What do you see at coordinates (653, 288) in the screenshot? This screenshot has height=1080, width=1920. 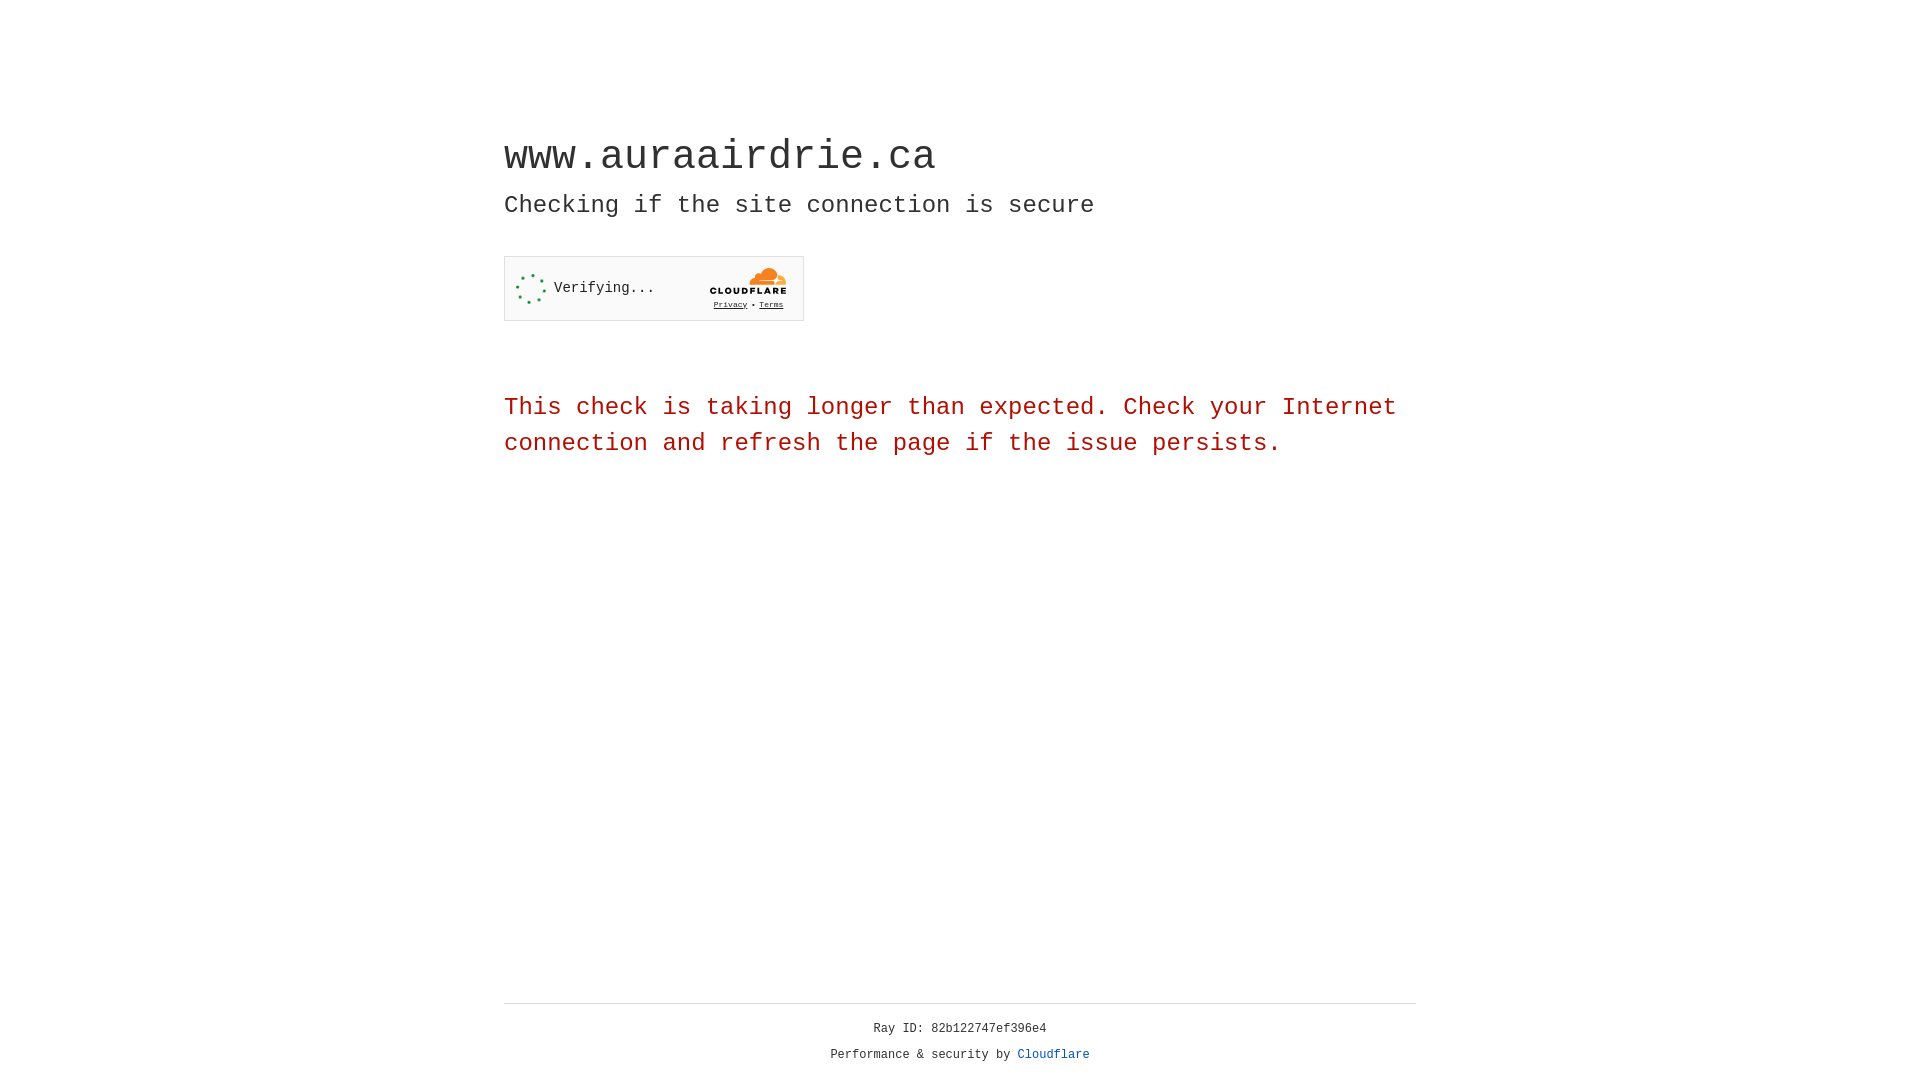 I see `'Widget containing a Cloudflare security challenge'` at bounding box center [653, 288].